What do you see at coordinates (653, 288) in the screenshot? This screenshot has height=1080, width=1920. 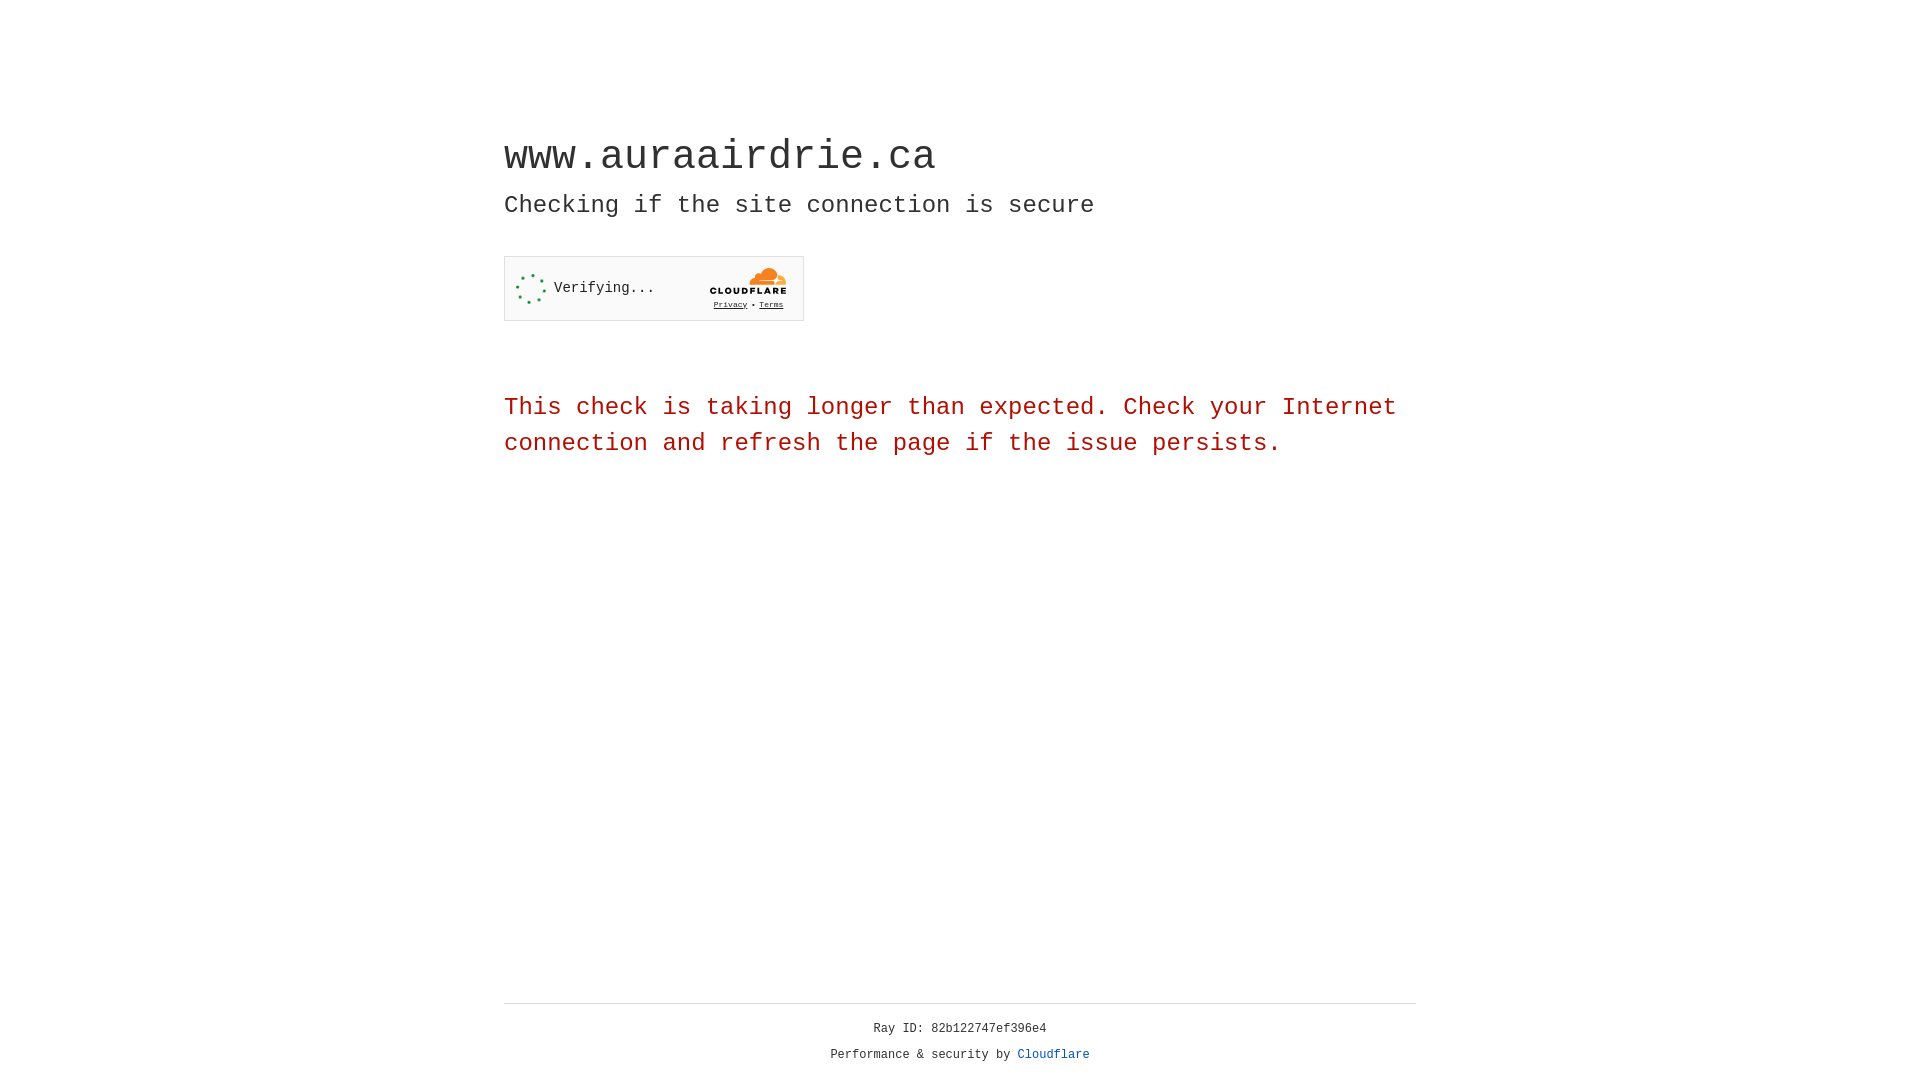 I see `'Widget containing a Cloudflare security challenge'` at bounding box center [653, 288].